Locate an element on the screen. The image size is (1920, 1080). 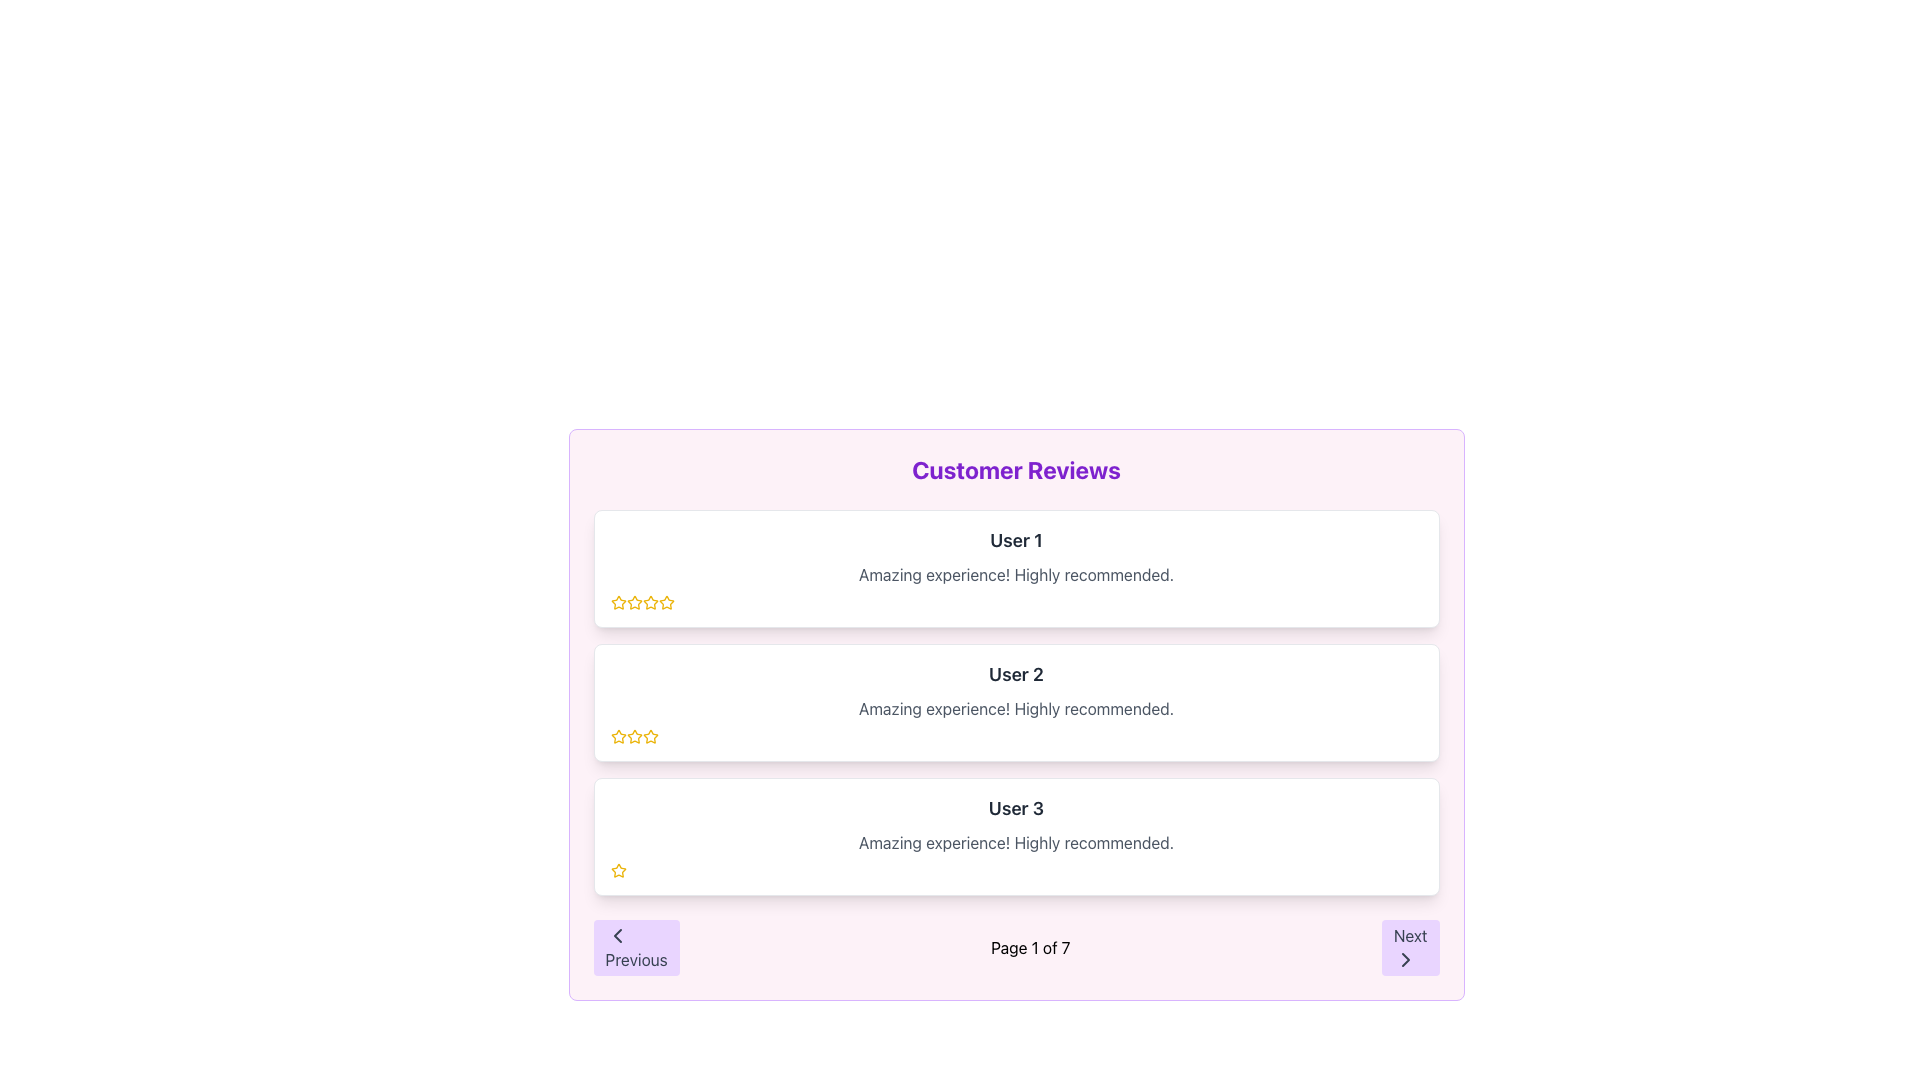
the fourth yellow star icon in the horizontally-aligned group of five stars located in the top-left corner of the first review card, positioned below 'User 1' and above the review text is located at coordinates (650, 601).